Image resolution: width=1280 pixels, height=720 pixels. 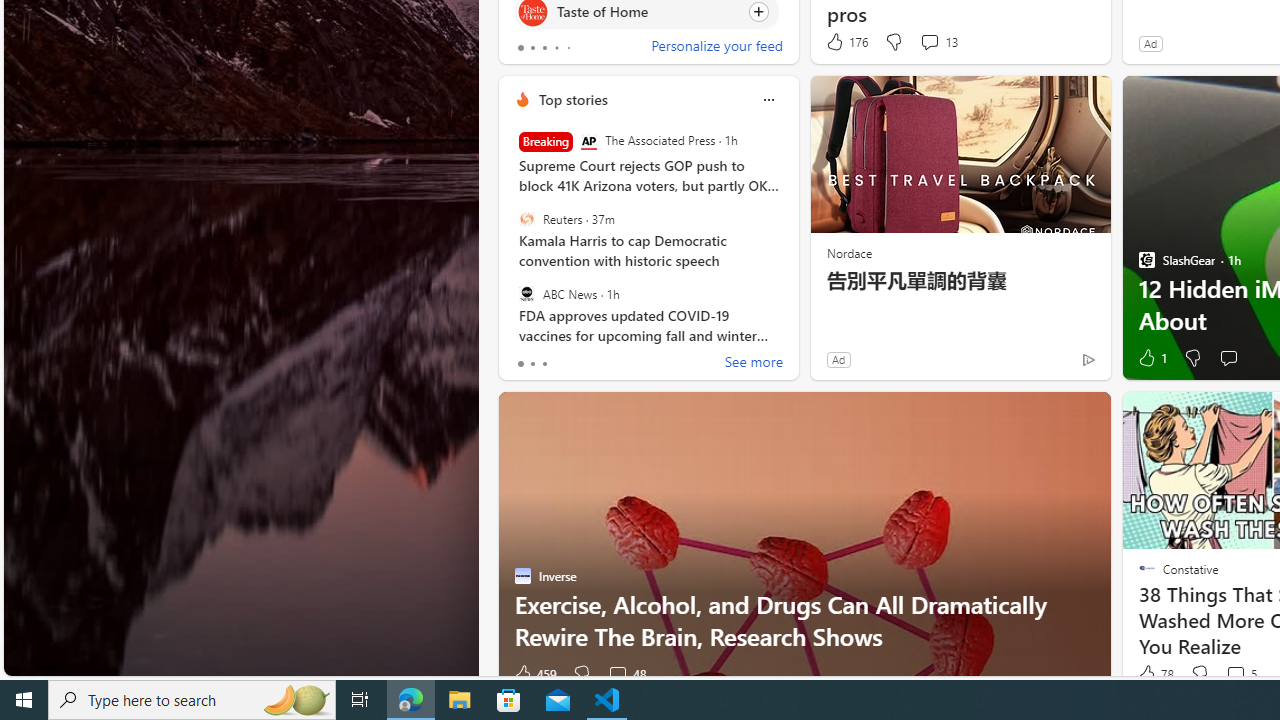 I want to click on 'tab-3', so click(x=556, y=46).